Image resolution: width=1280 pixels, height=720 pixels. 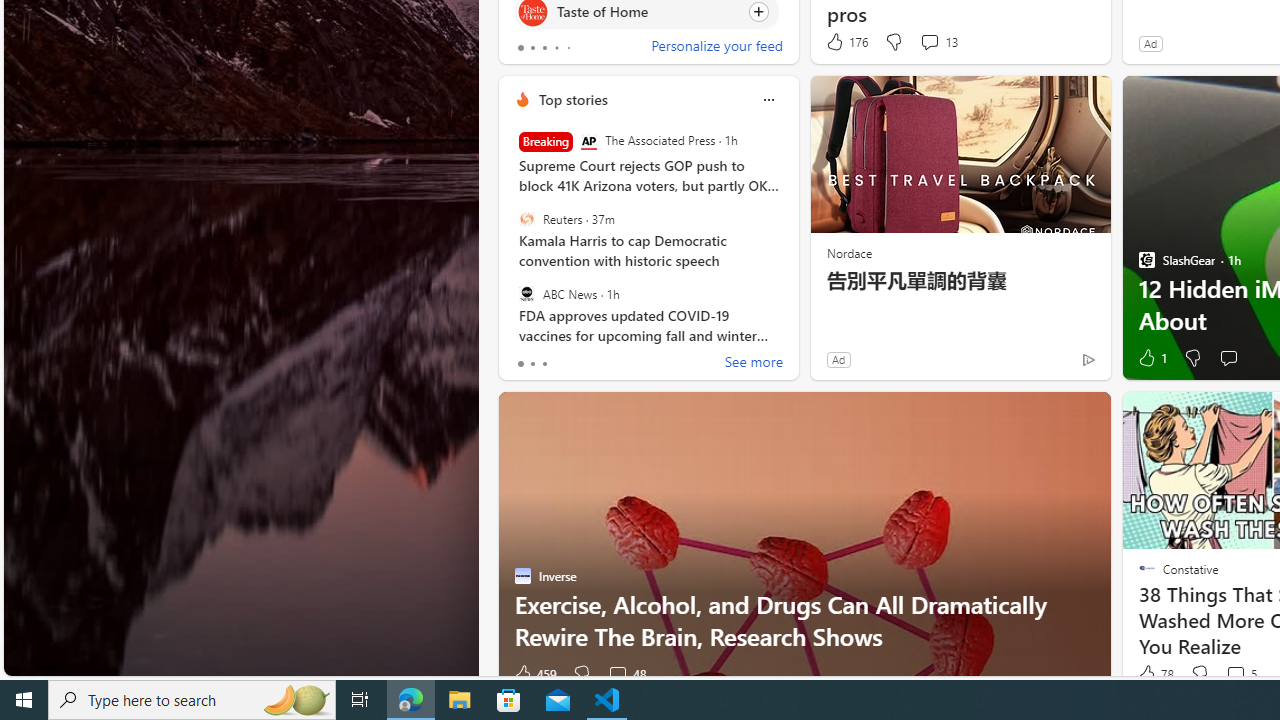 I want to click on 'tab-3', so click(x=556, y=46).